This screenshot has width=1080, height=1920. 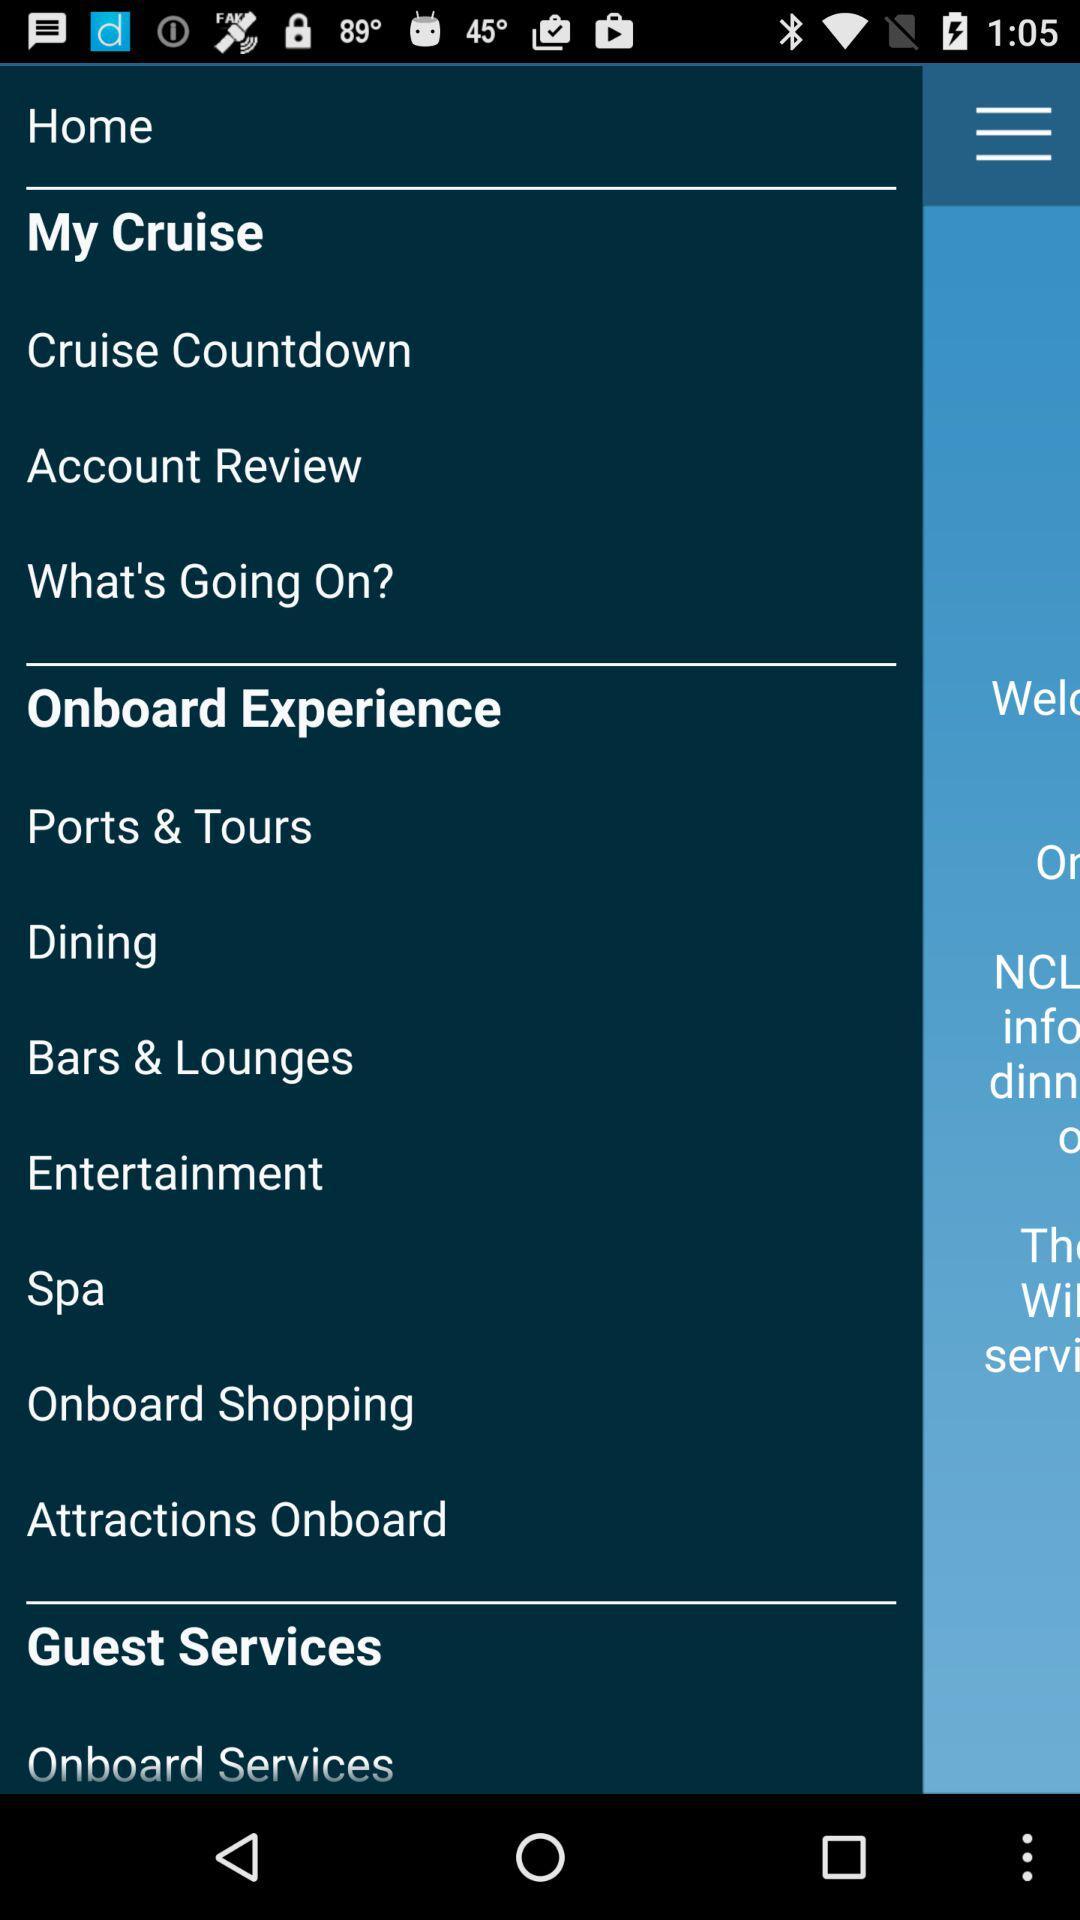 What do you see at coordinates (461, 123) in the screenshot?
I see `home item` at bounding box center [461, 123].